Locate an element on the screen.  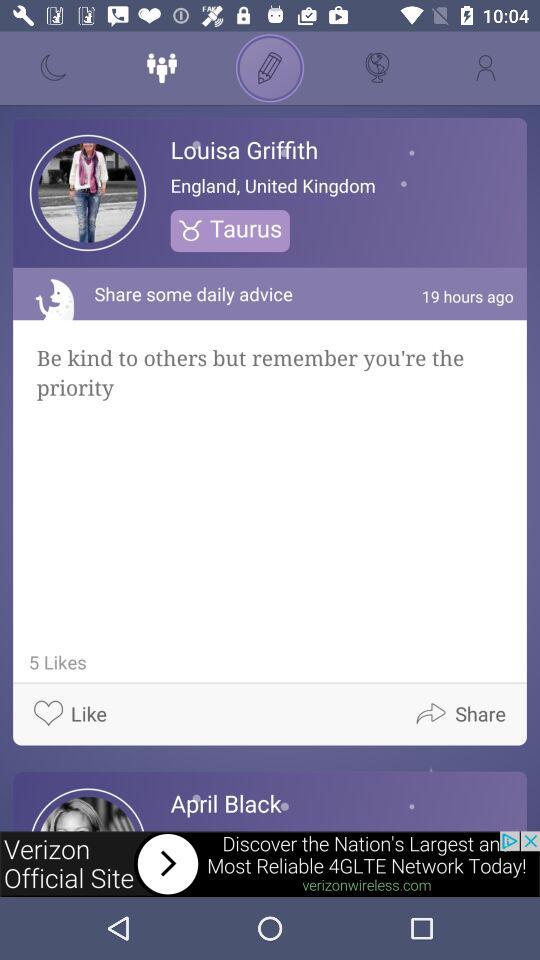
the image to the left side of louisa griffith is located at coordinates (87, 192).